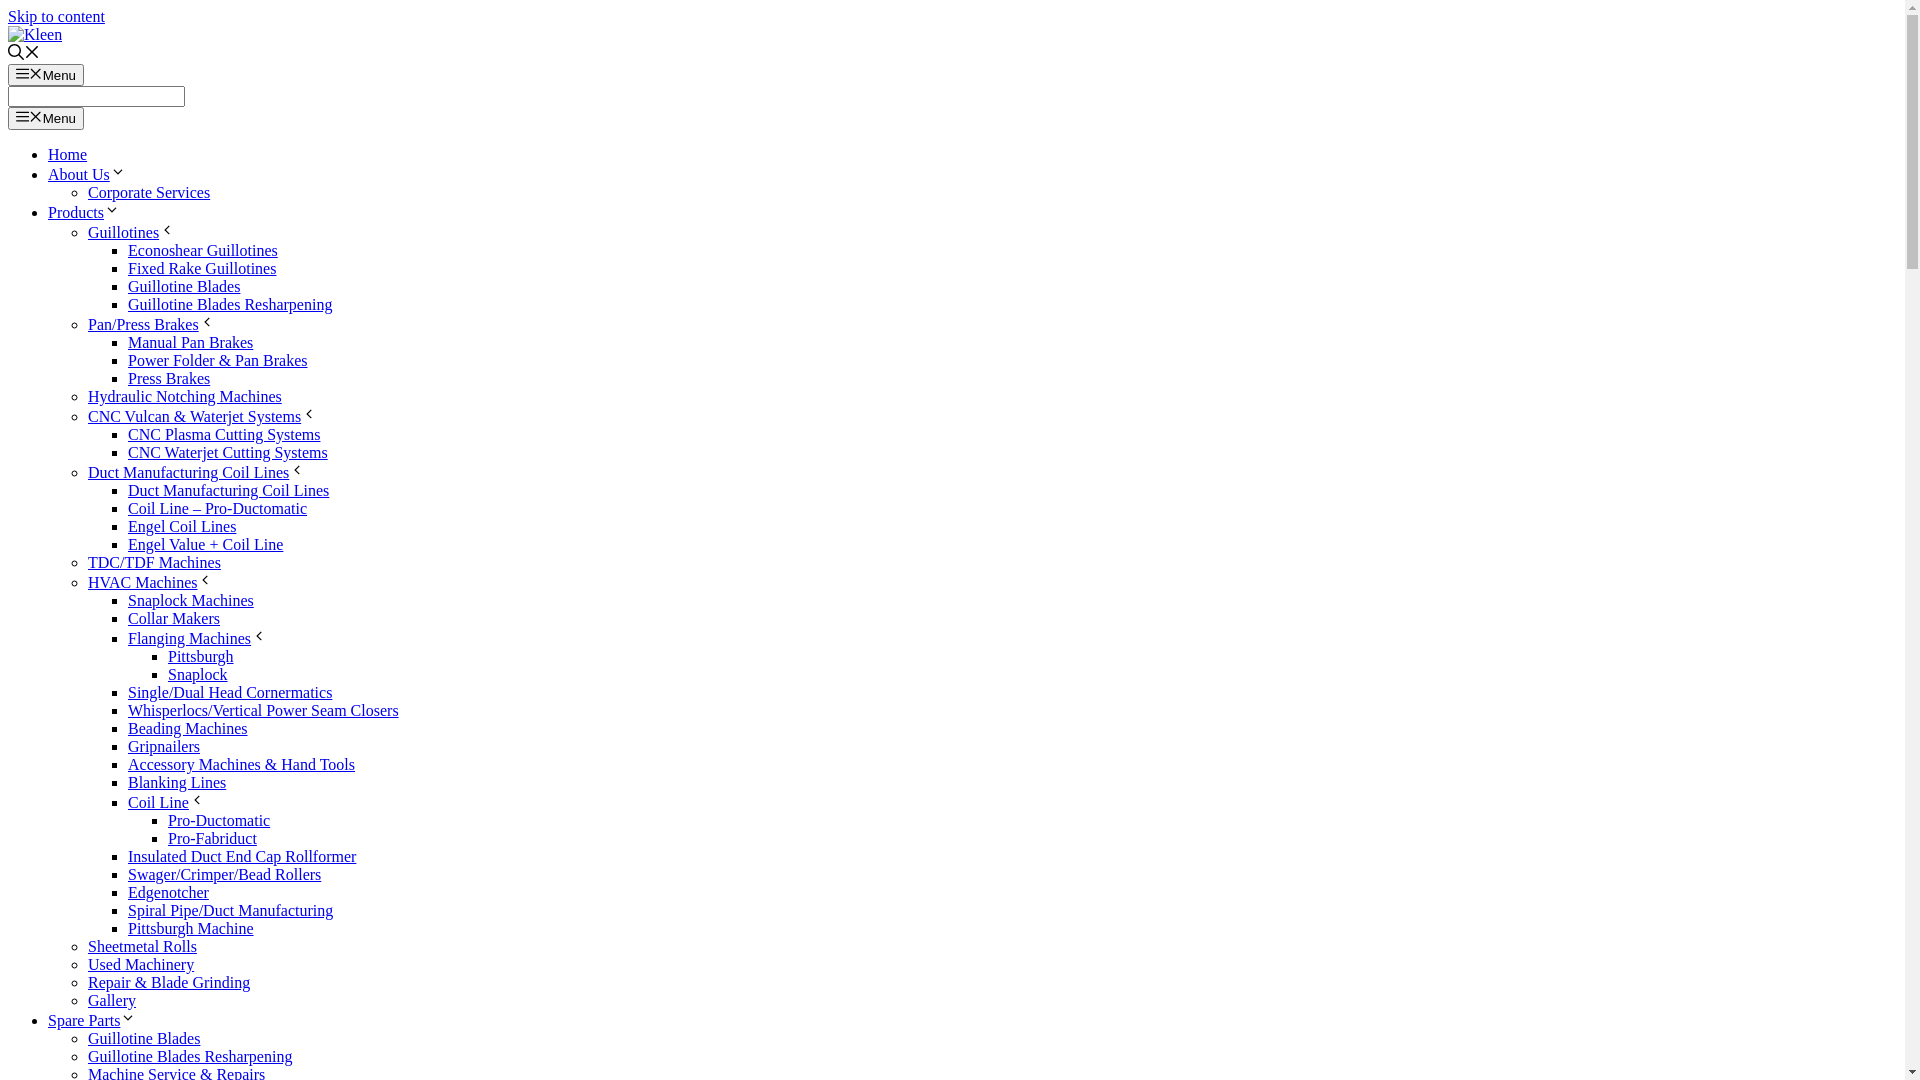 The width and height of the screenshot is (1920, 1080). I want to click on 'Engel Coil Lines', so click(182, 525).